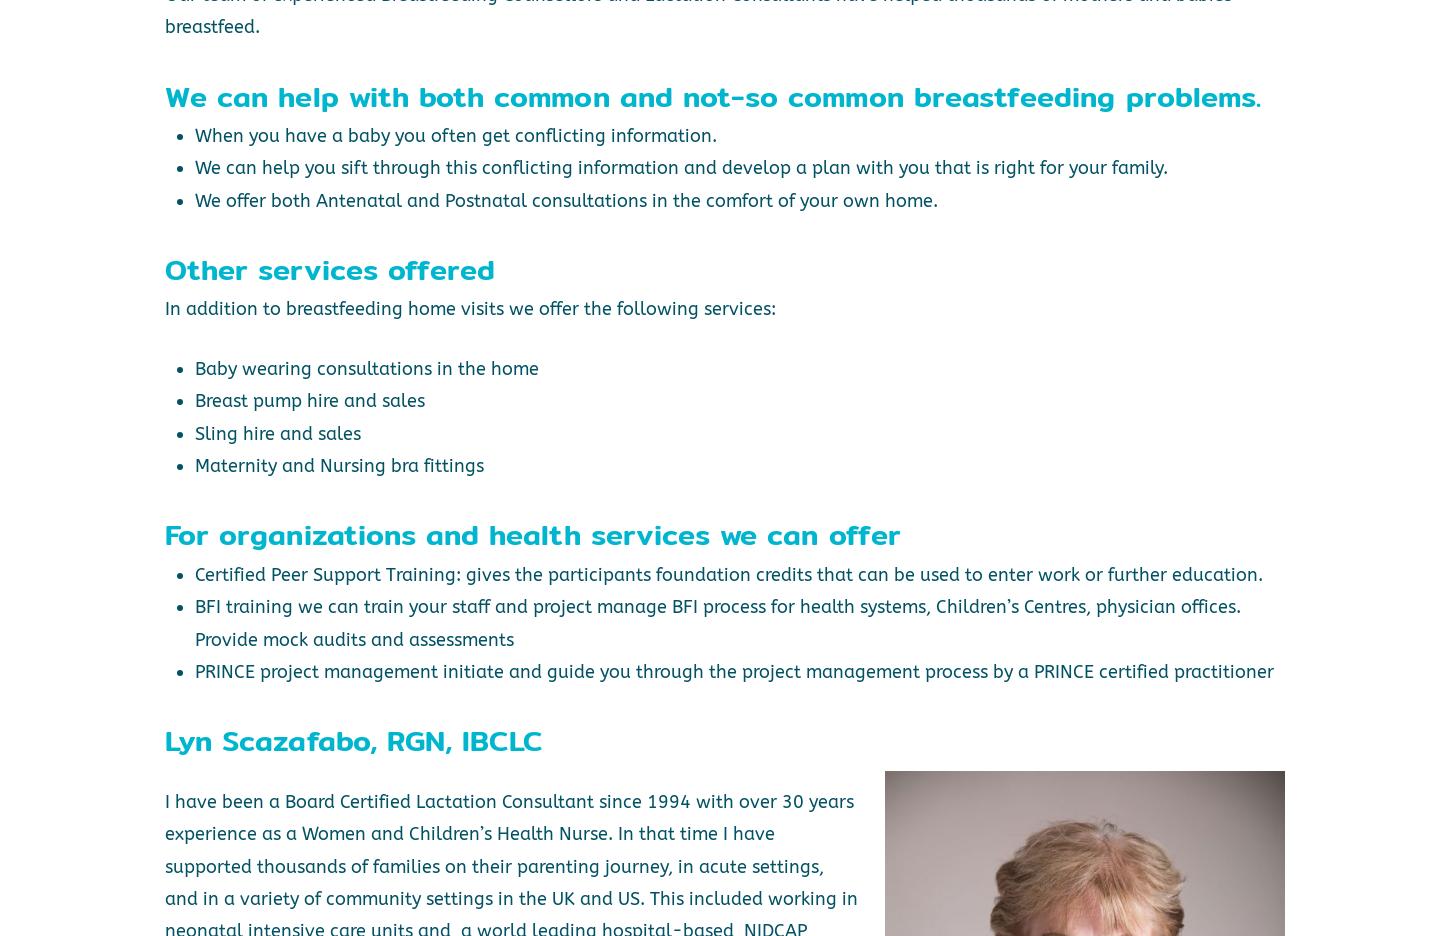 This screenshot has height=936, width=1450. I want to click on 'We can help you sift through this conflicting information and develop a plan with you that is right for your family.', so click(679, 167).